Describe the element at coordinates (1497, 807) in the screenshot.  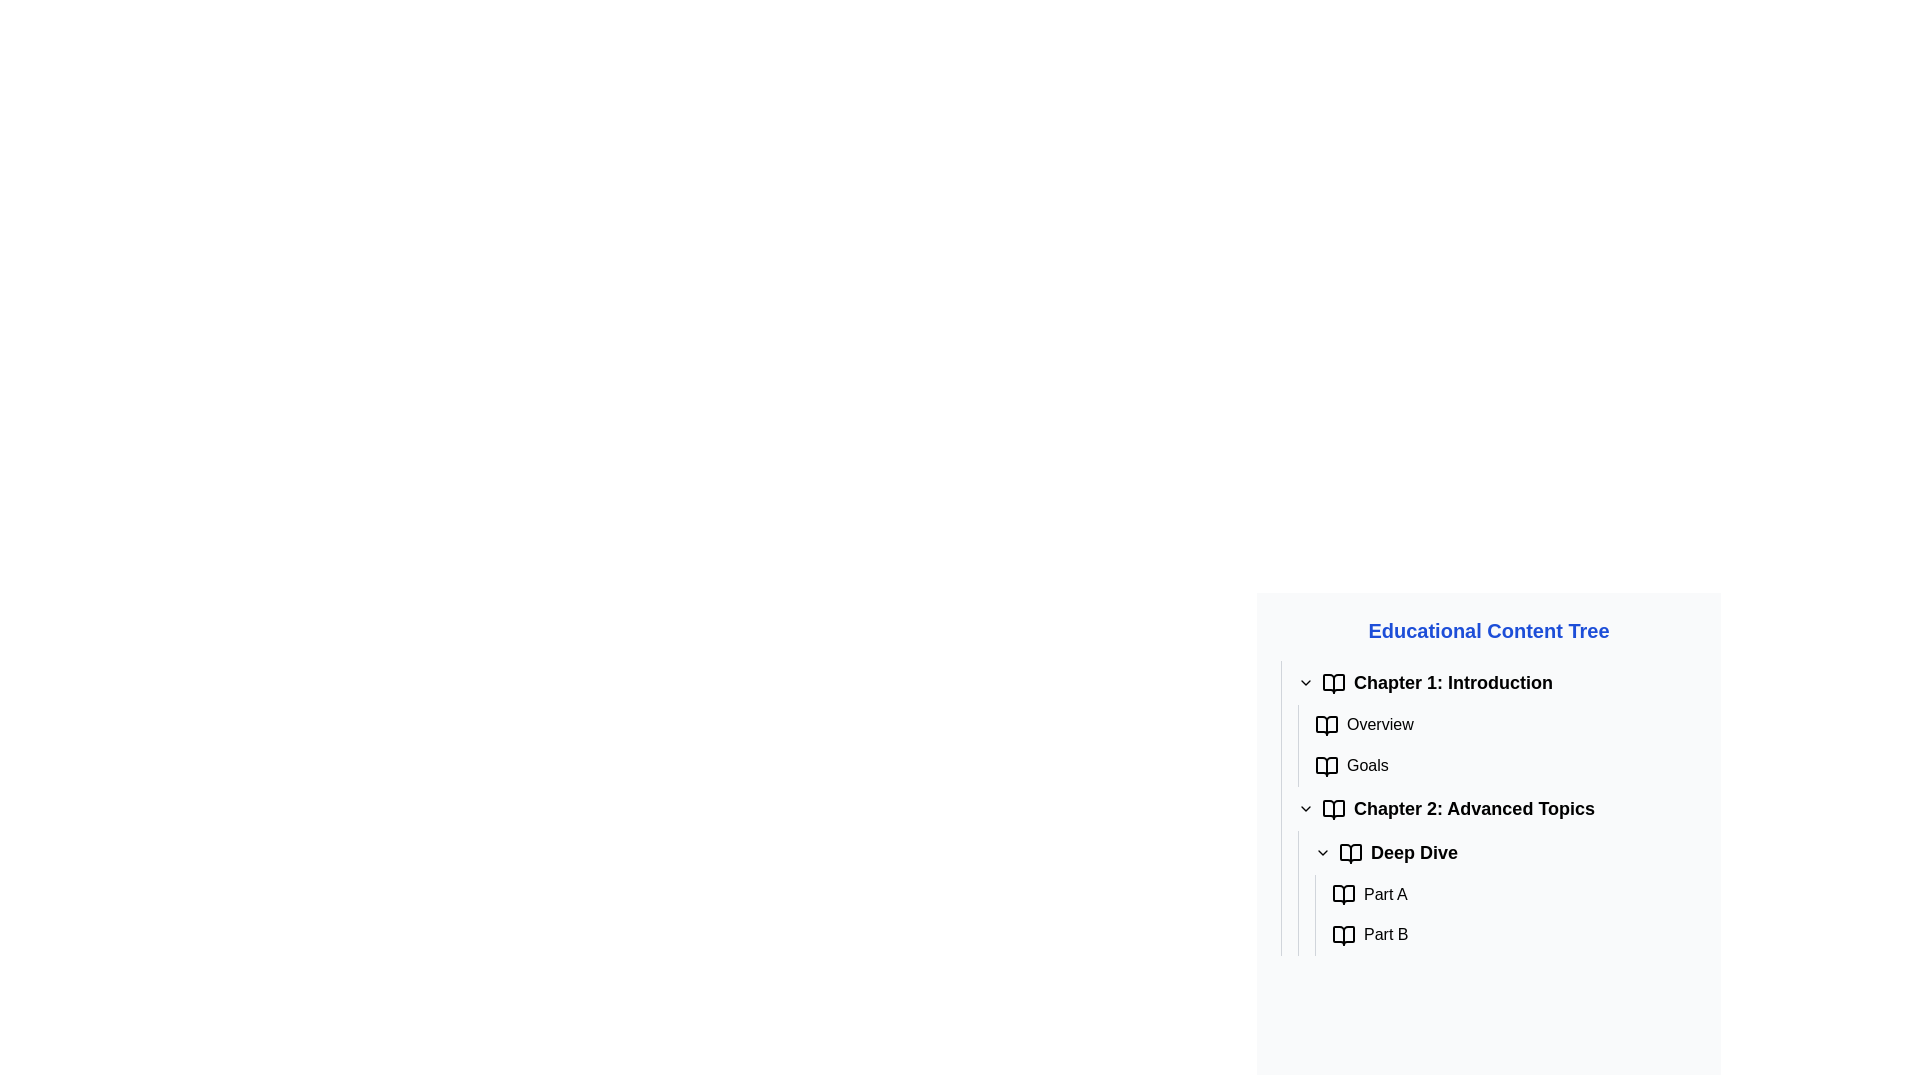
I see `the triangular indicator icon next to 'Chapter 2: Advanced Topics'` at that location.